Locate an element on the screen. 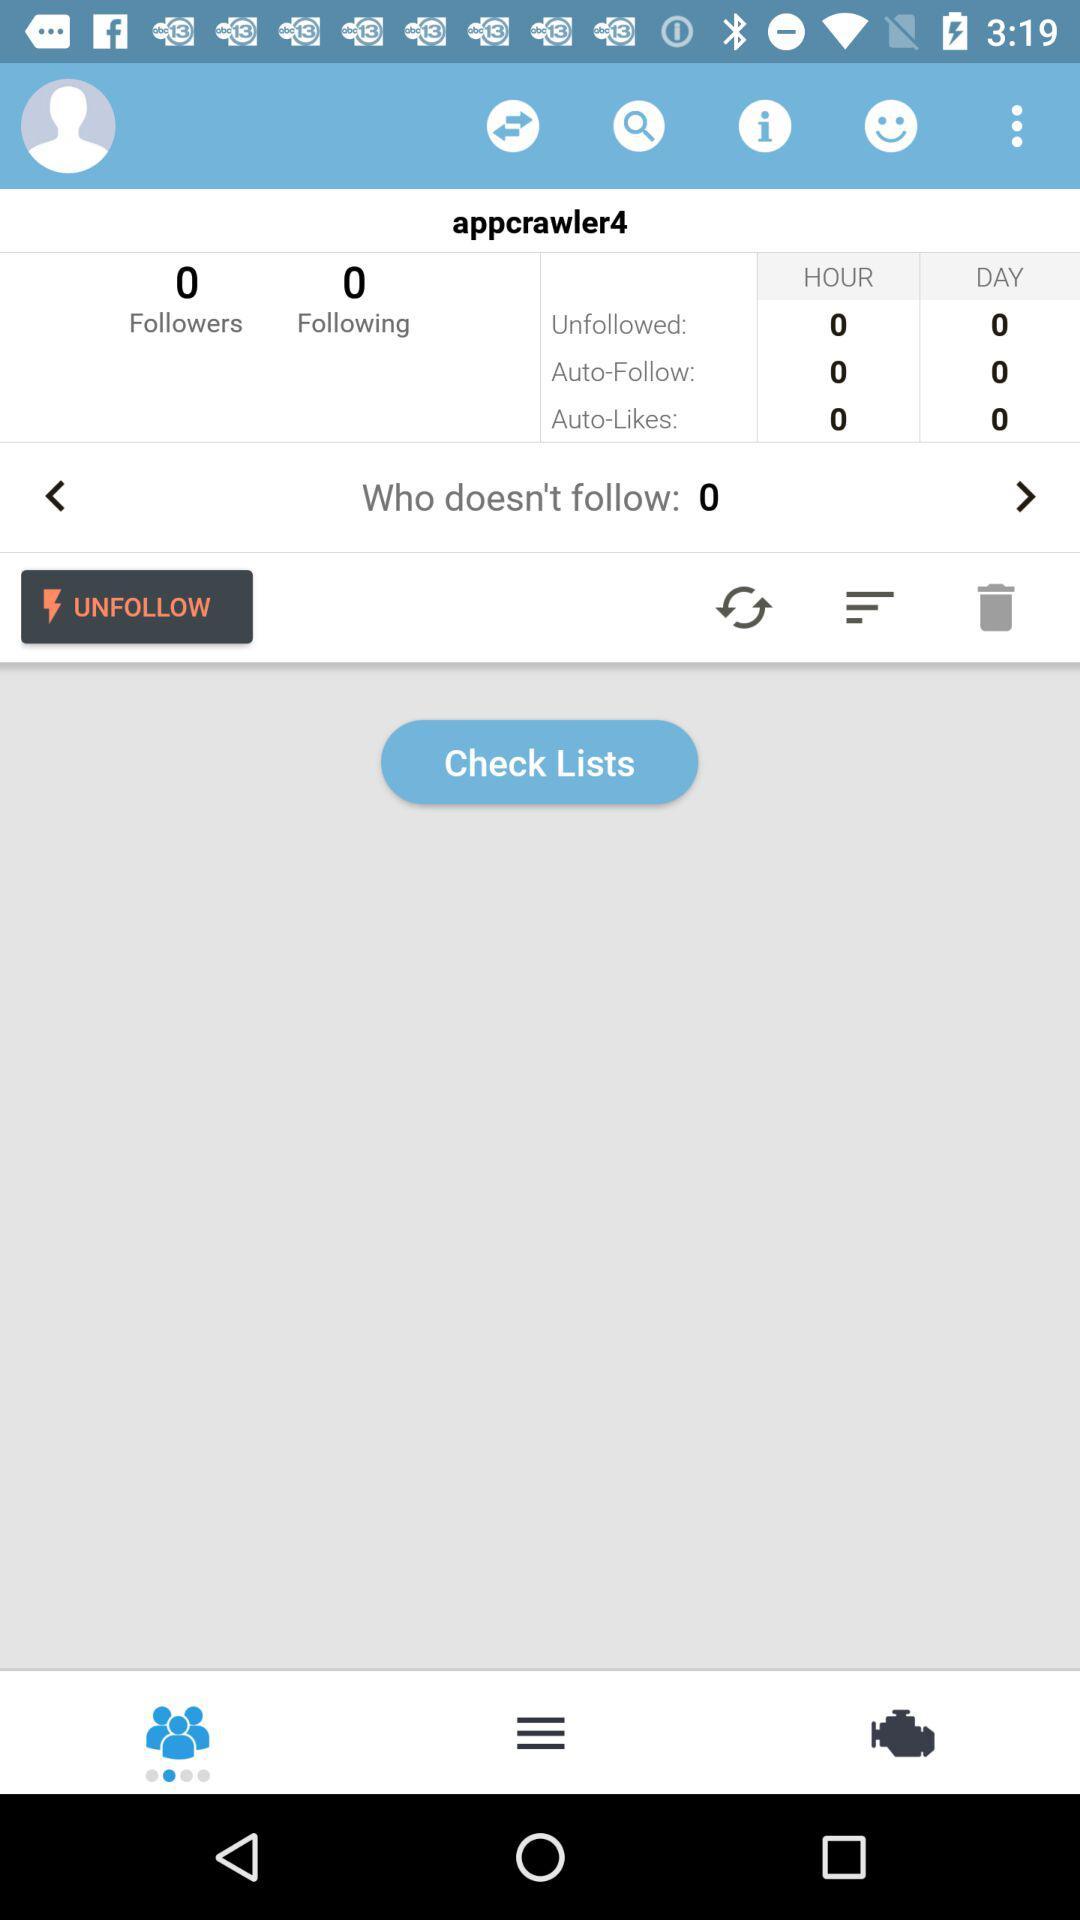  next page is located at coordinates (1024, 496).